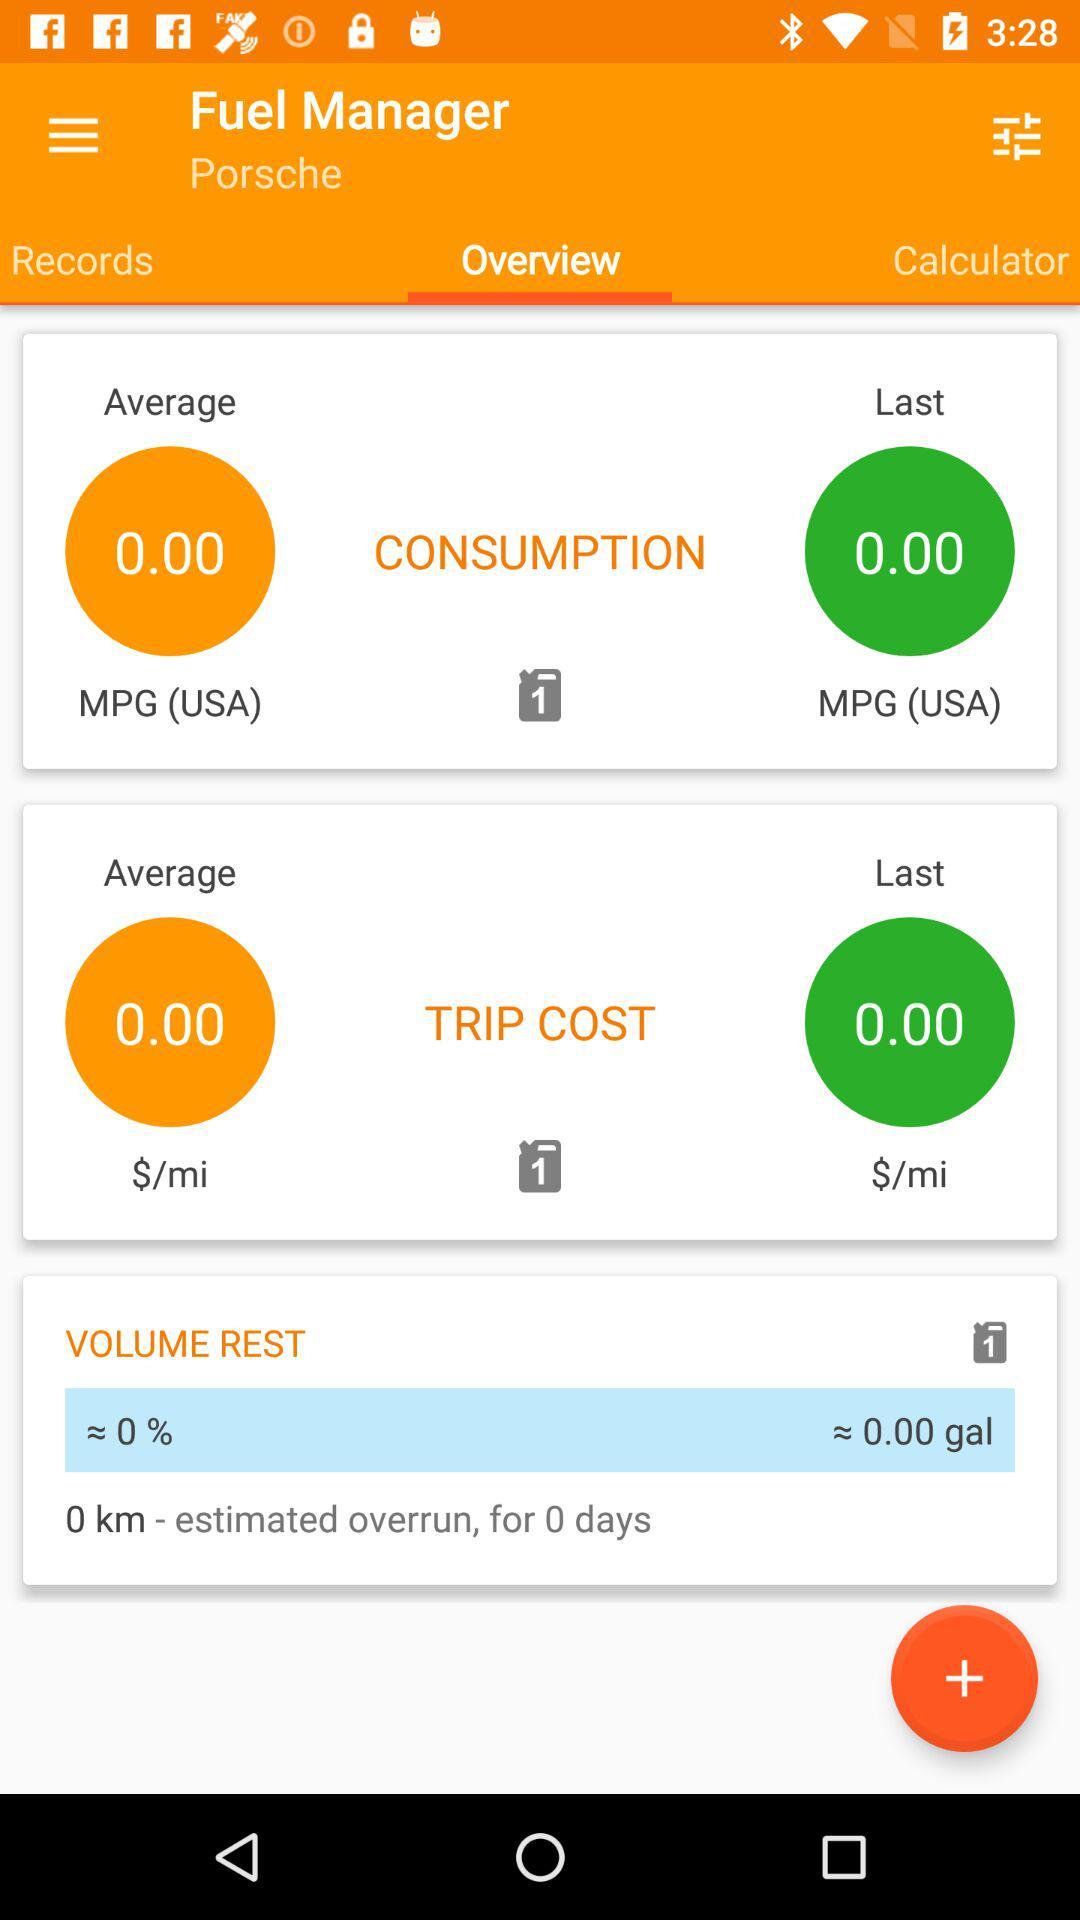  I want to click on icon to the right of the fuel manager, so click(1017, 135).